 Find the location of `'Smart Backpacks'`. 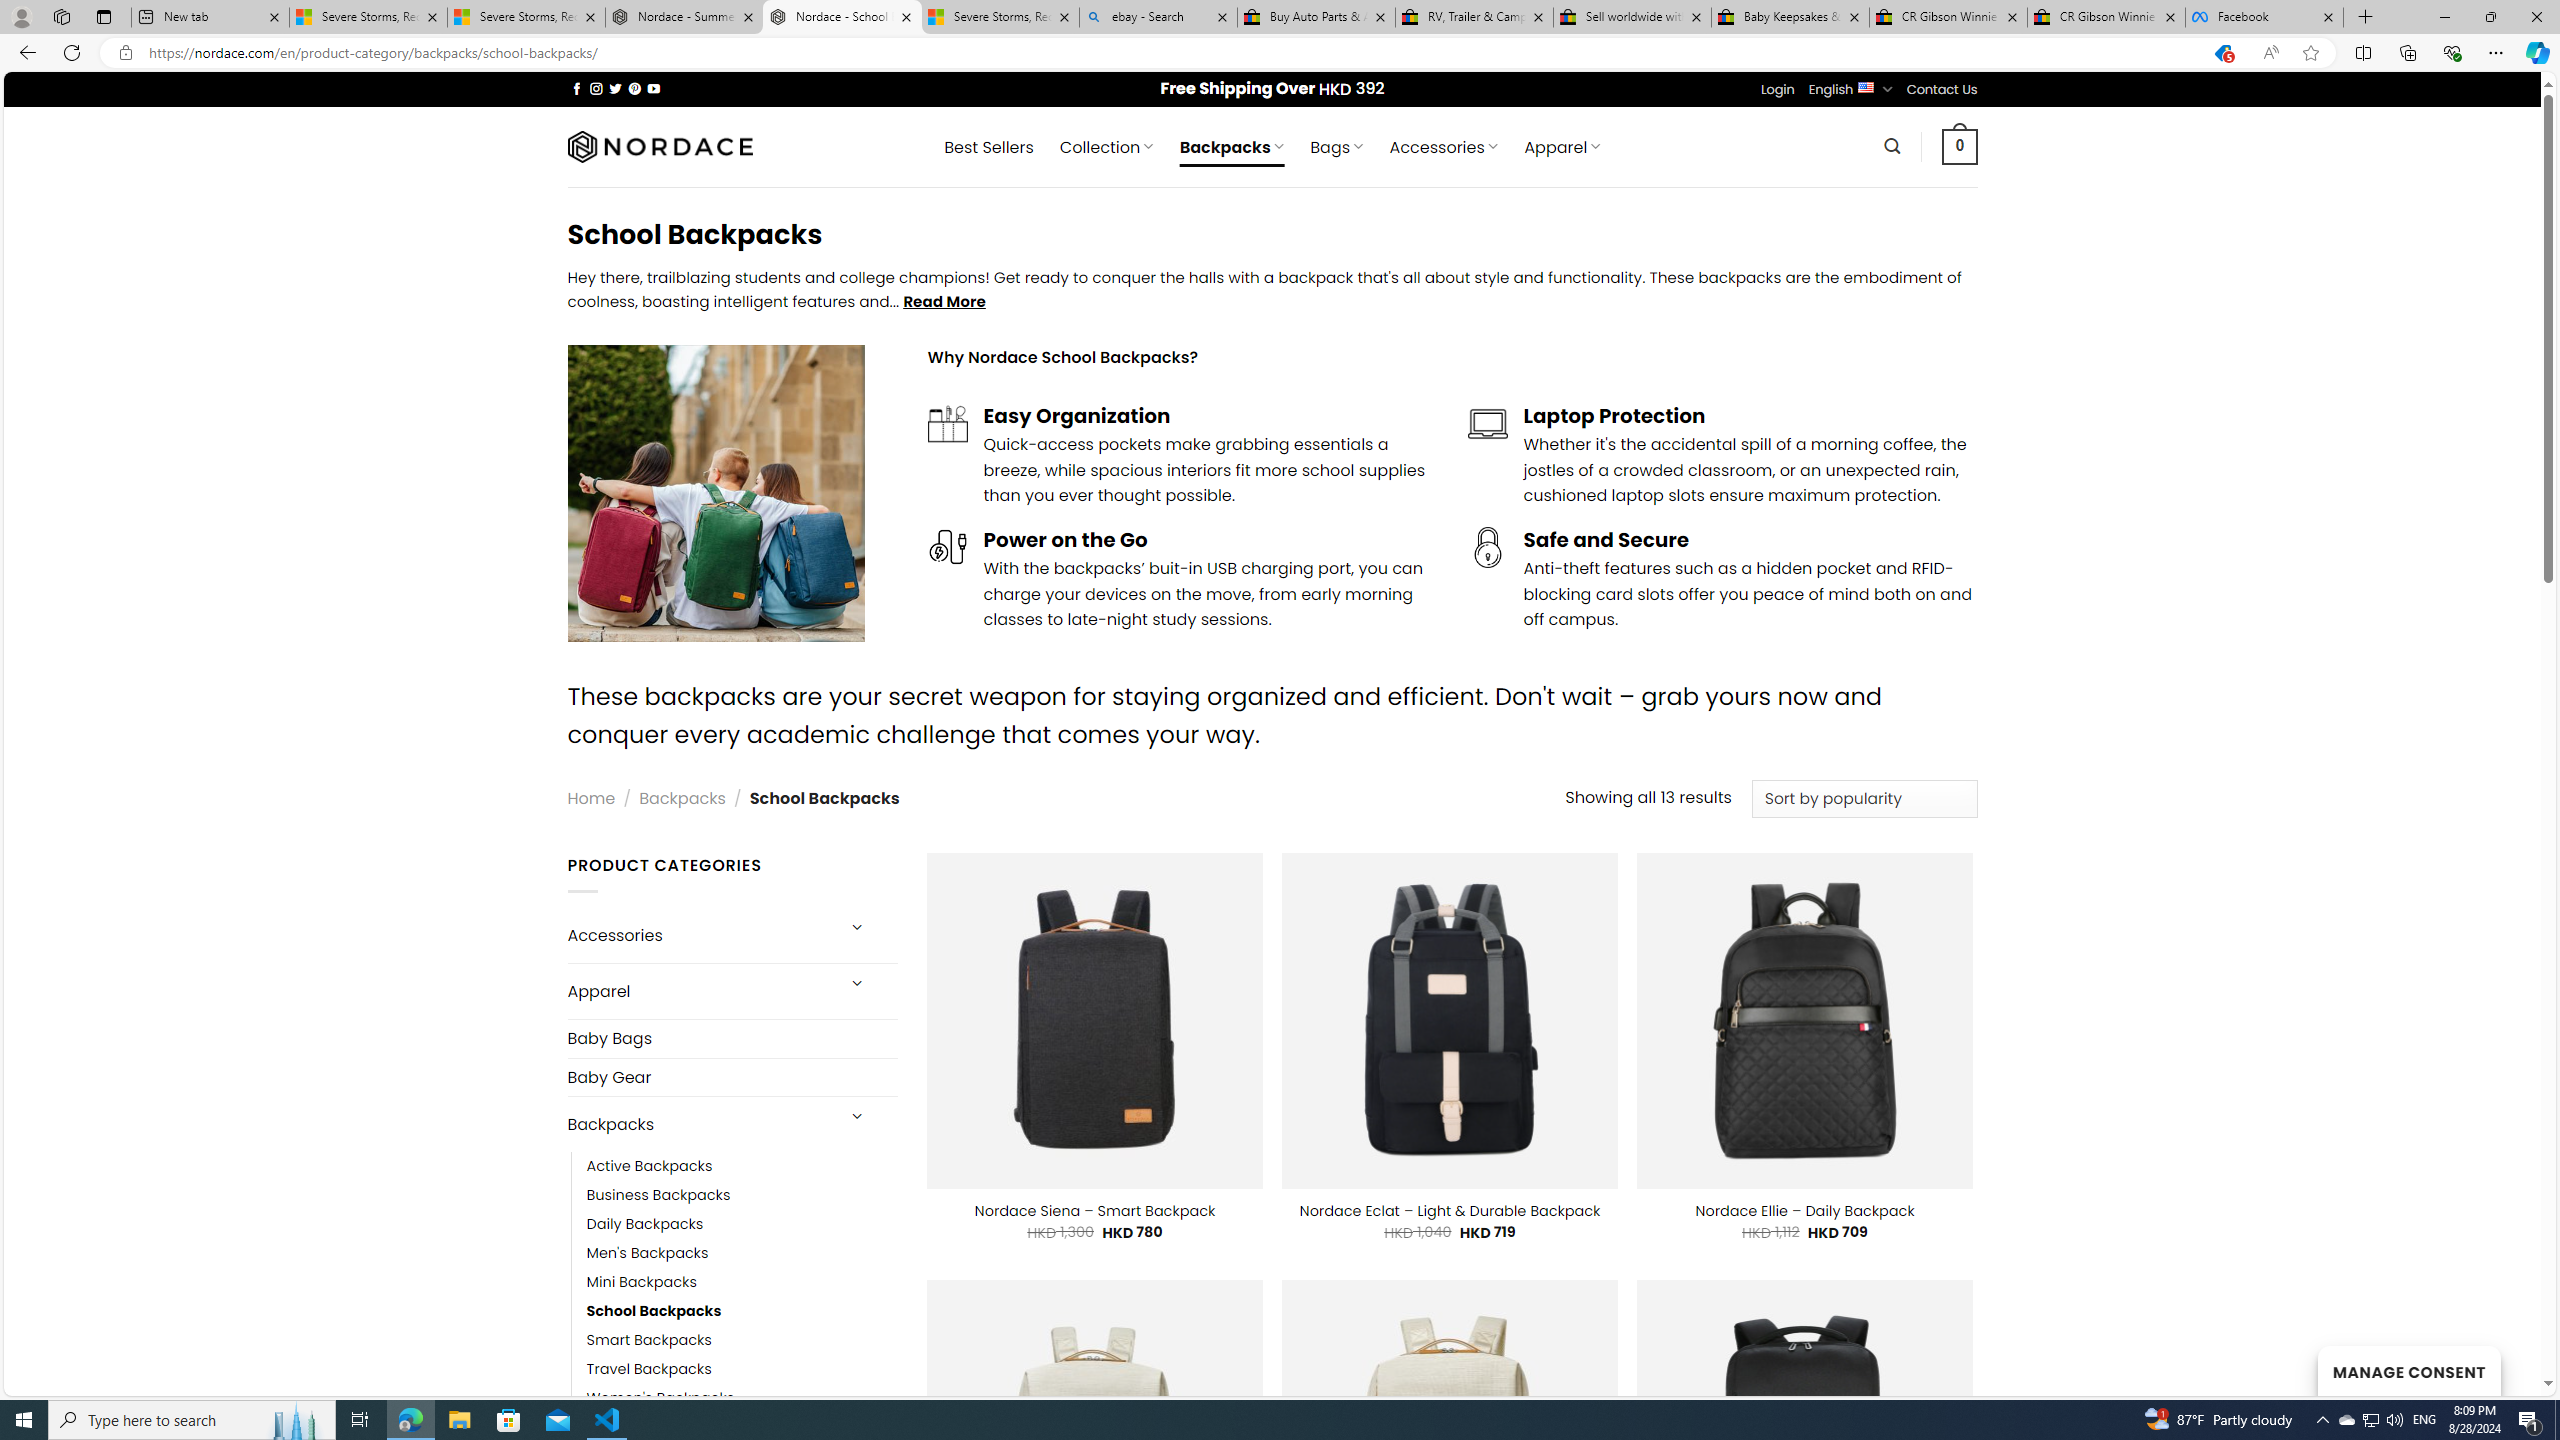

'Smart Backpacks' is located at coordinates (741, 1340).